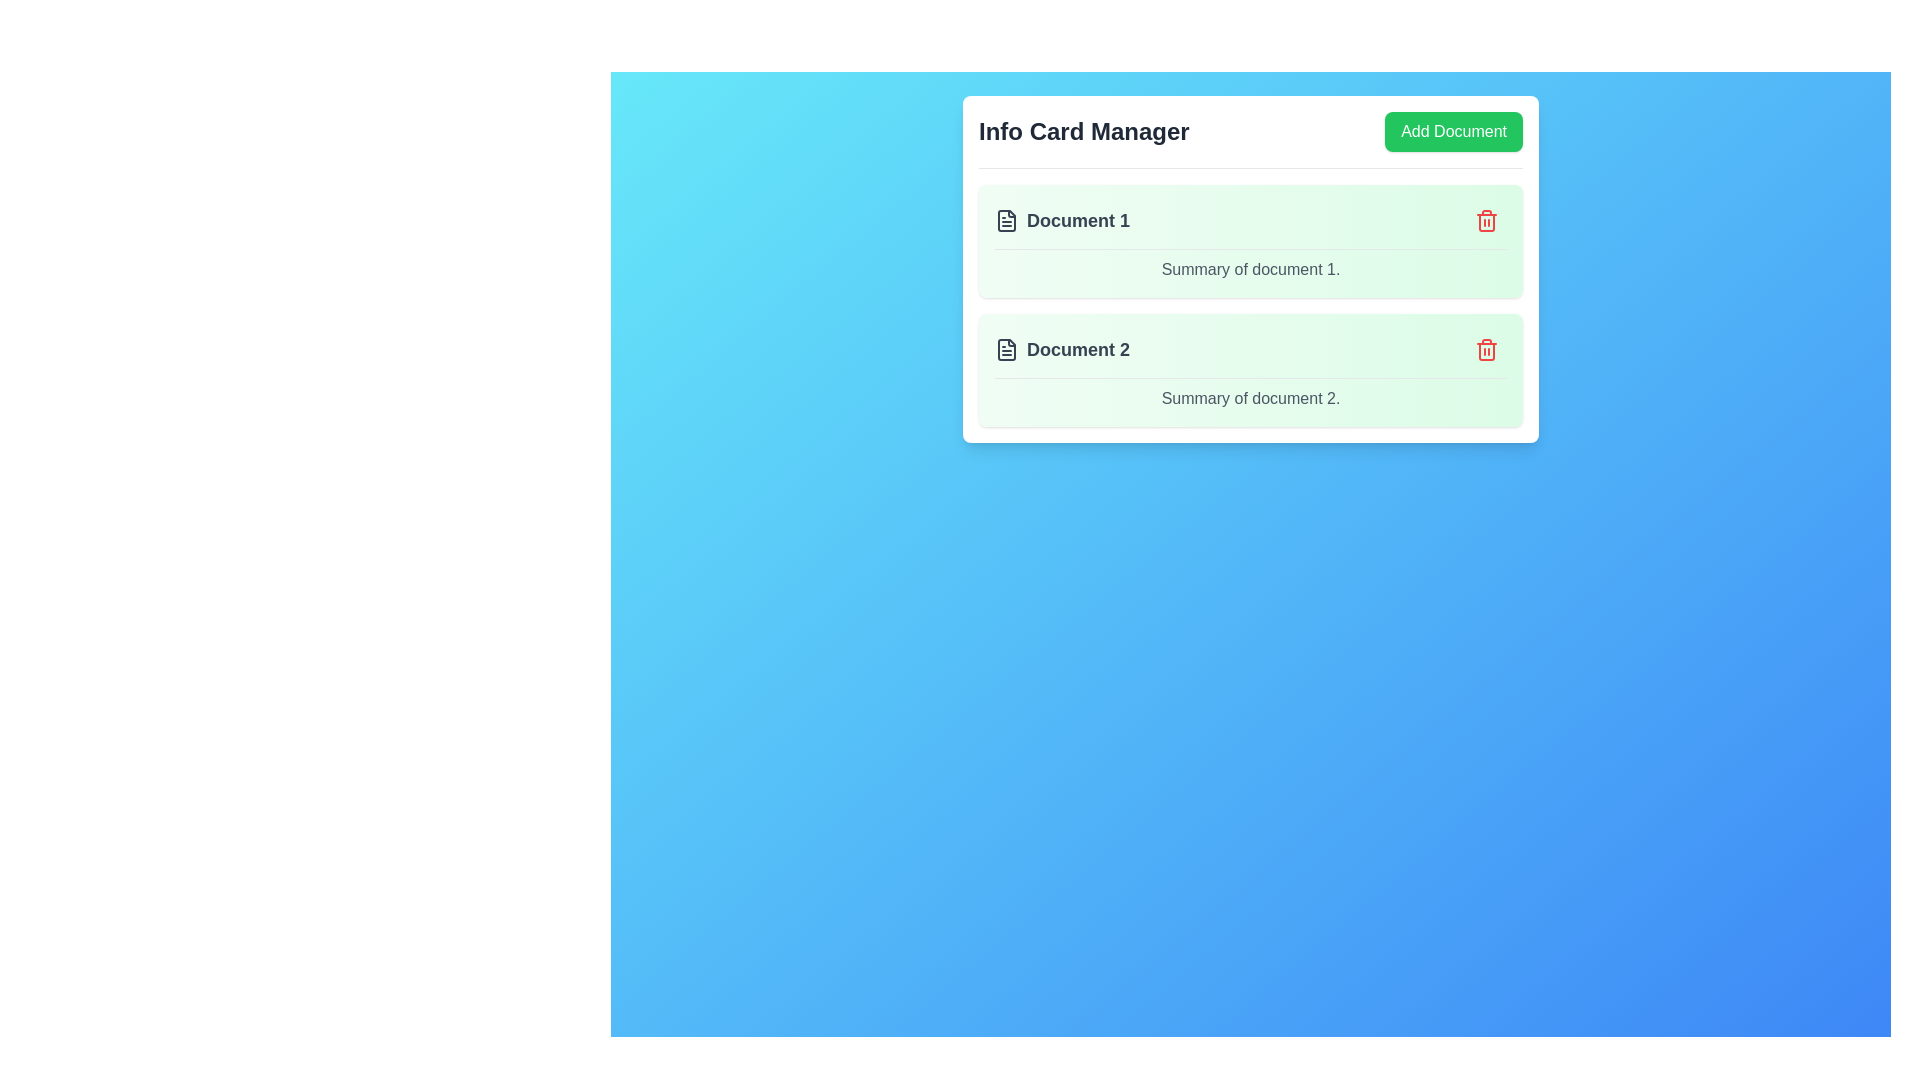 The height and width of the screenshot is (1080, 1920). Describe the element at coordinates (1007, 349) in the screenshot. I see `the document icon with a folded corner, located to the left of 'Document 2' in the second row of document listings` at that location.